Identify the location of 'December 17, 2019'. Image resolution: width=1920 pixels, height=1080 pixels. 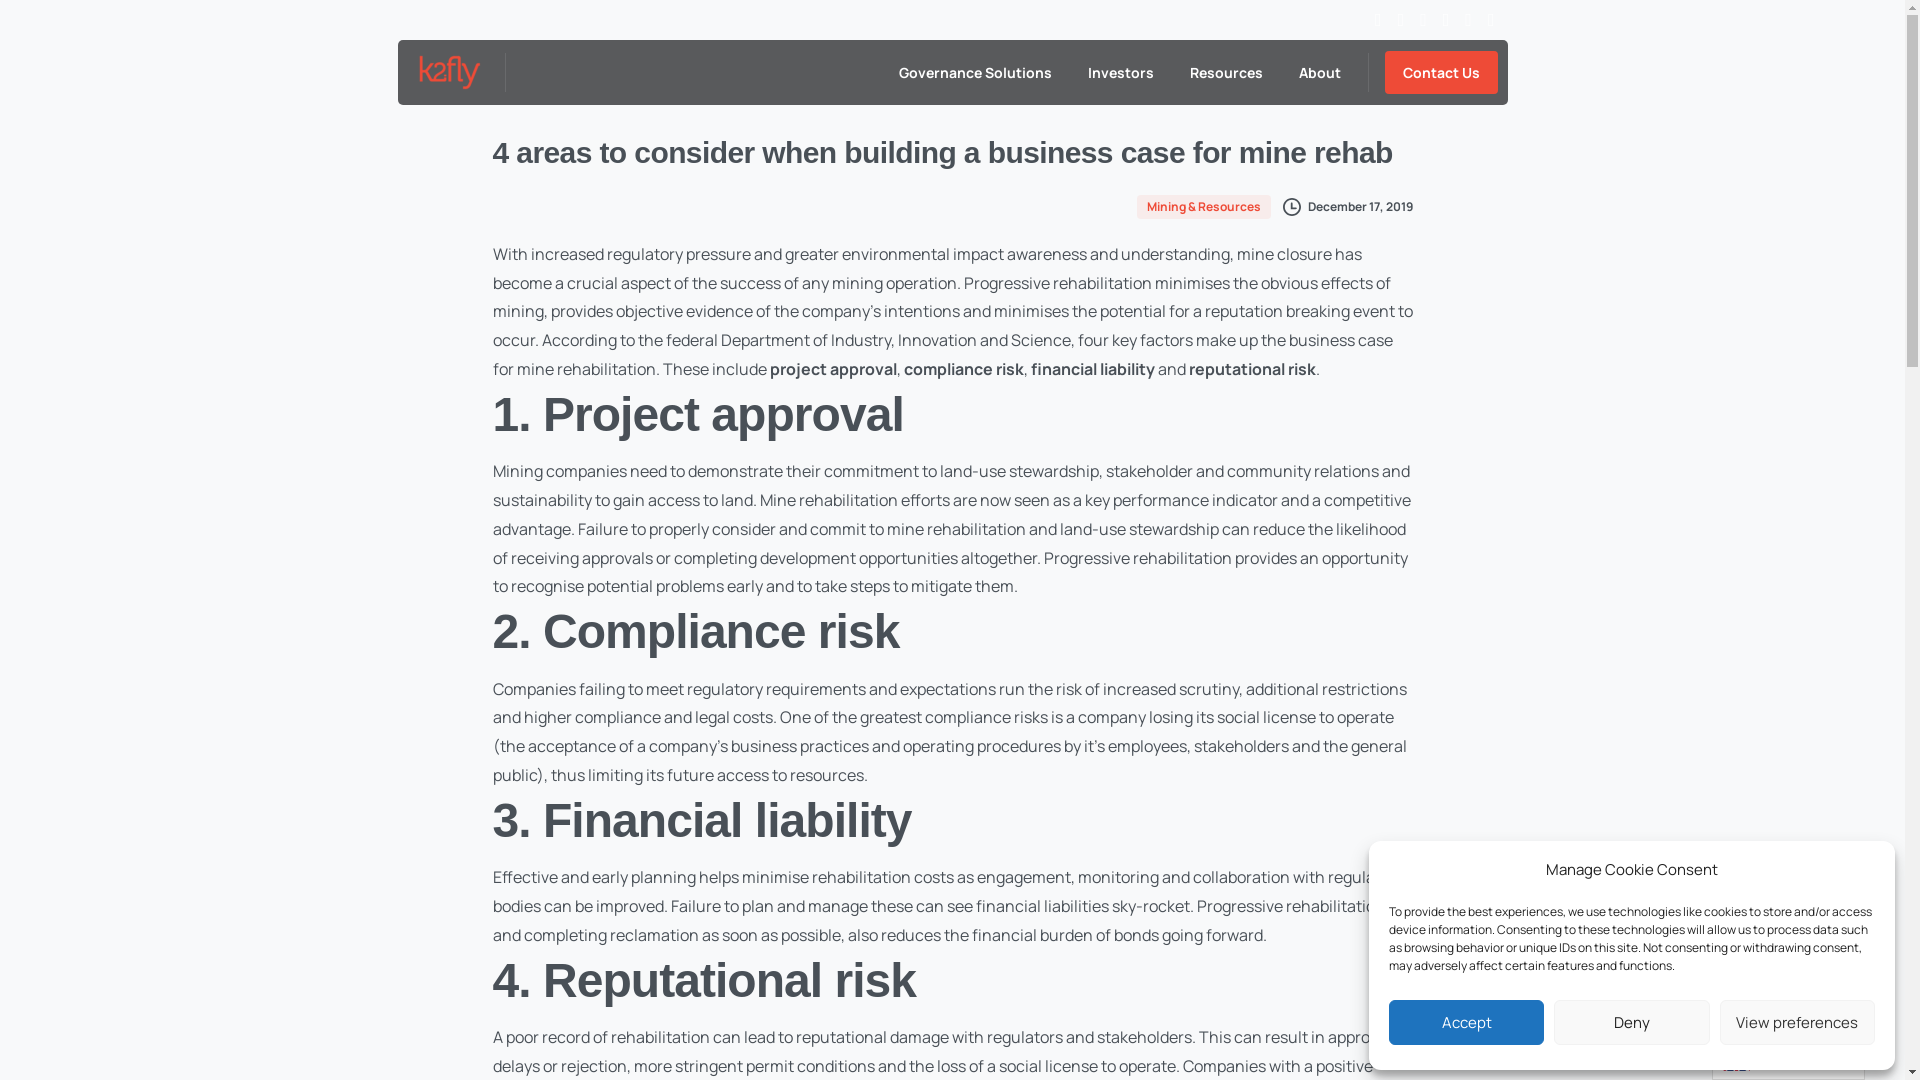
(1347, 205).